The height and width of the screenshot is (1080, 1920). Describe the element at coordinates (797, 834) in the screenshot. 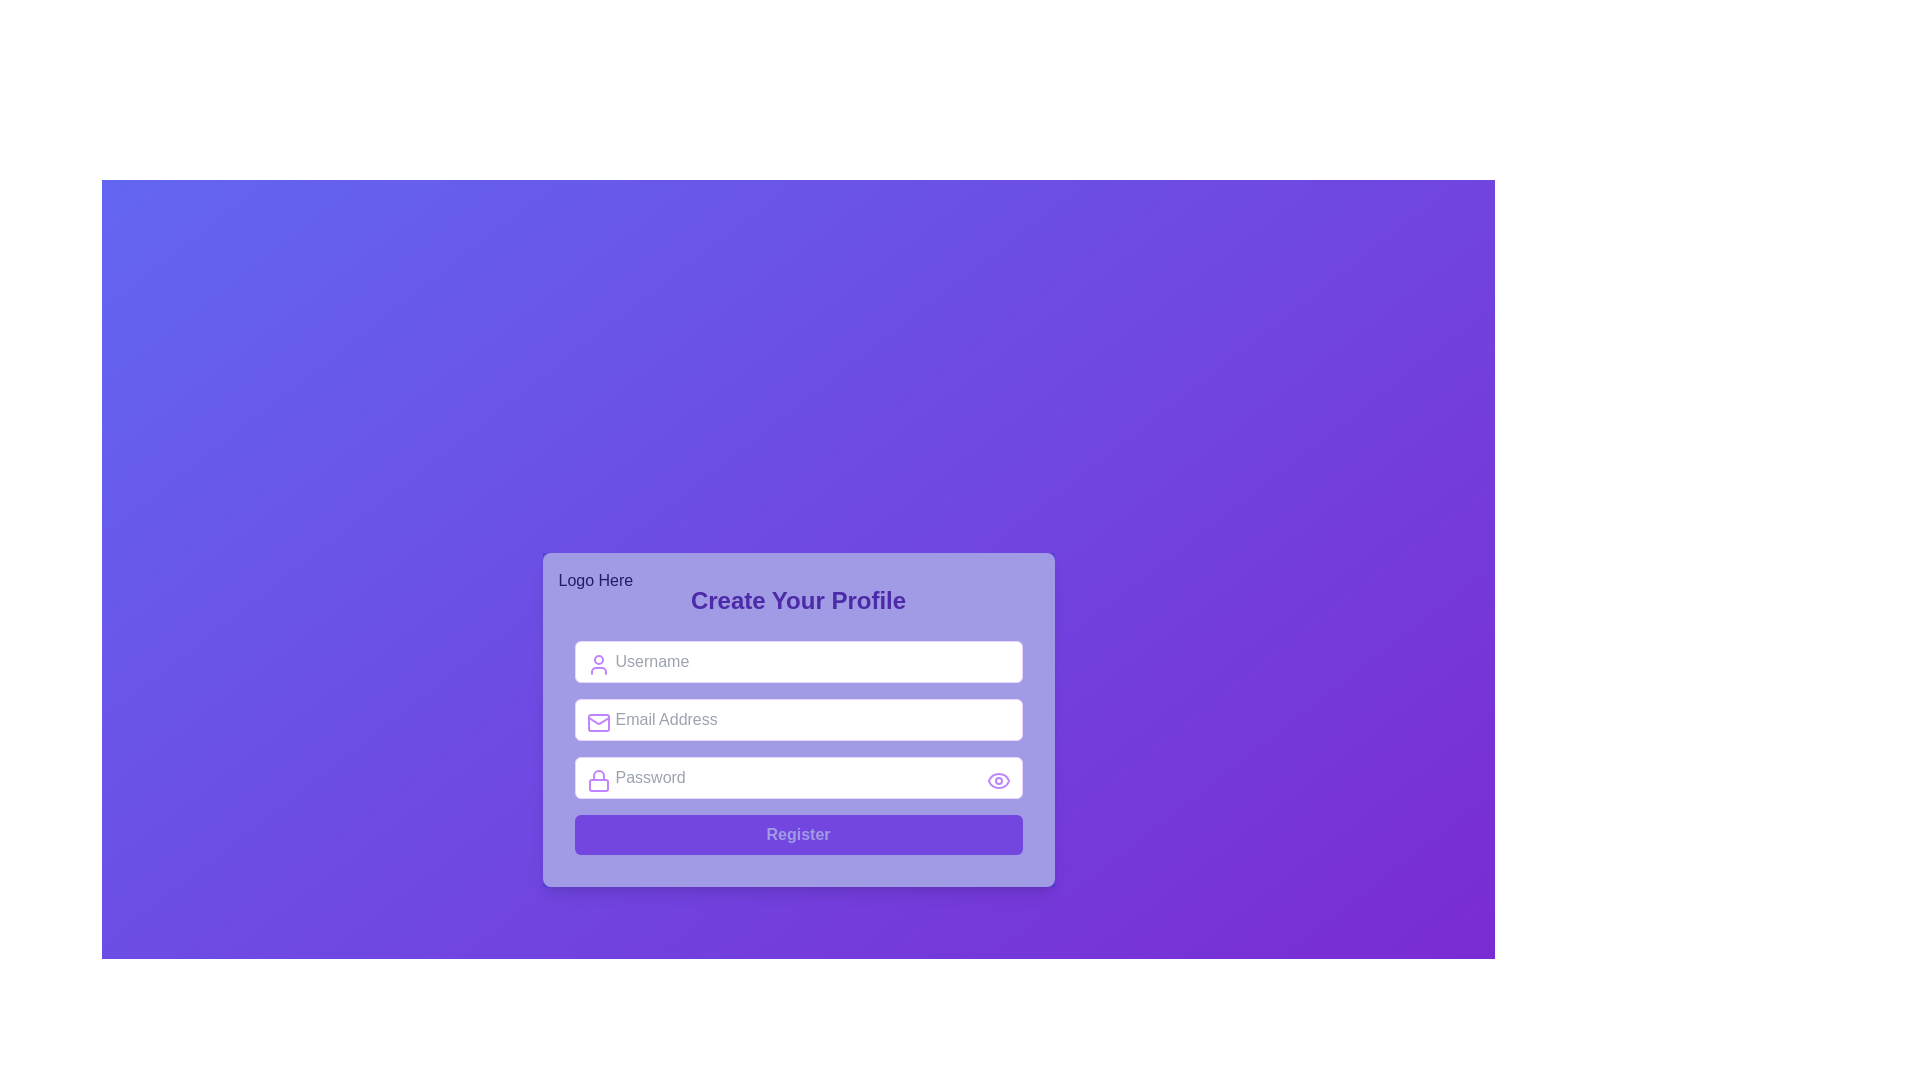

I see `the 'Register' button with a vivid purple background and white bold text located at the bottom of the form interface to highlight it` at that location.